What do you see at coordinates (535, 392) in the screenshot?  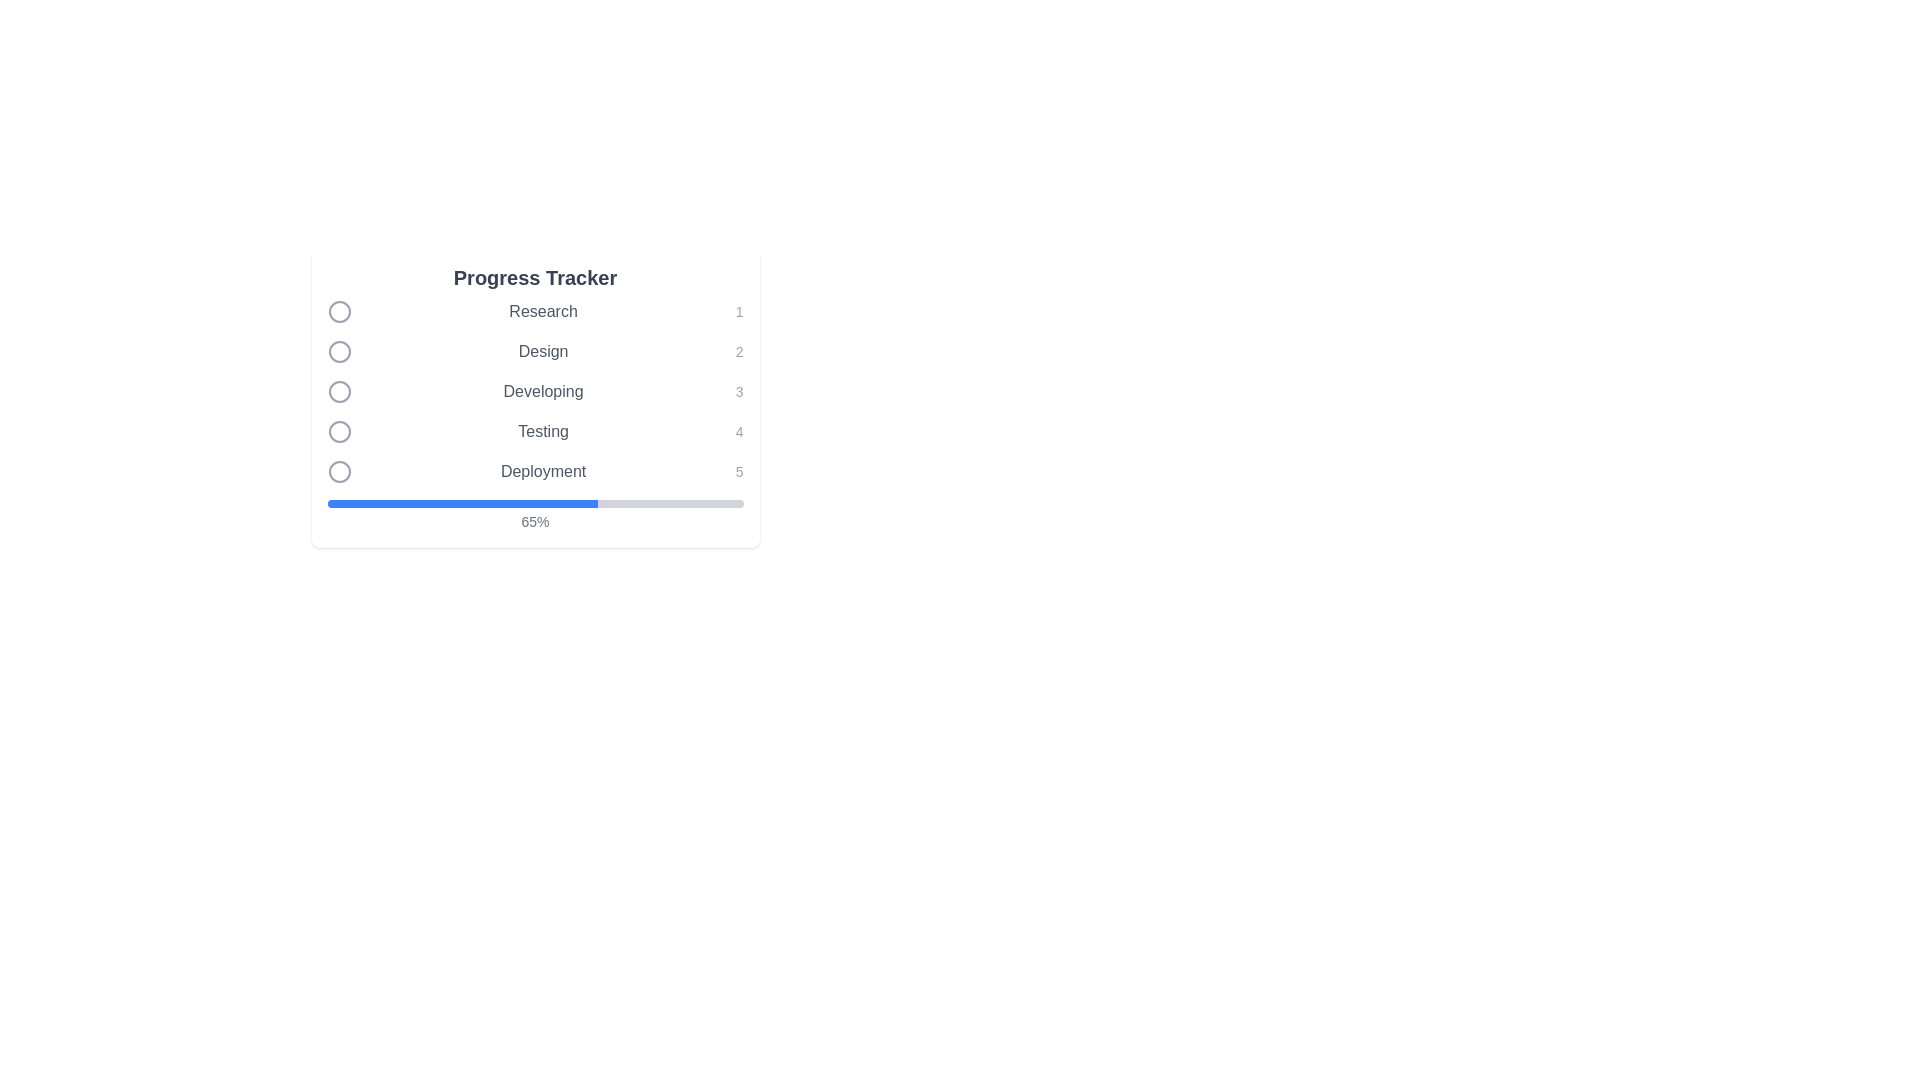 I see `the third list item in the progress tracker that denotes the 'Developing' phase, positioned between 'Design 2' and 'Testing 4'` at bounding box center [535, 392].